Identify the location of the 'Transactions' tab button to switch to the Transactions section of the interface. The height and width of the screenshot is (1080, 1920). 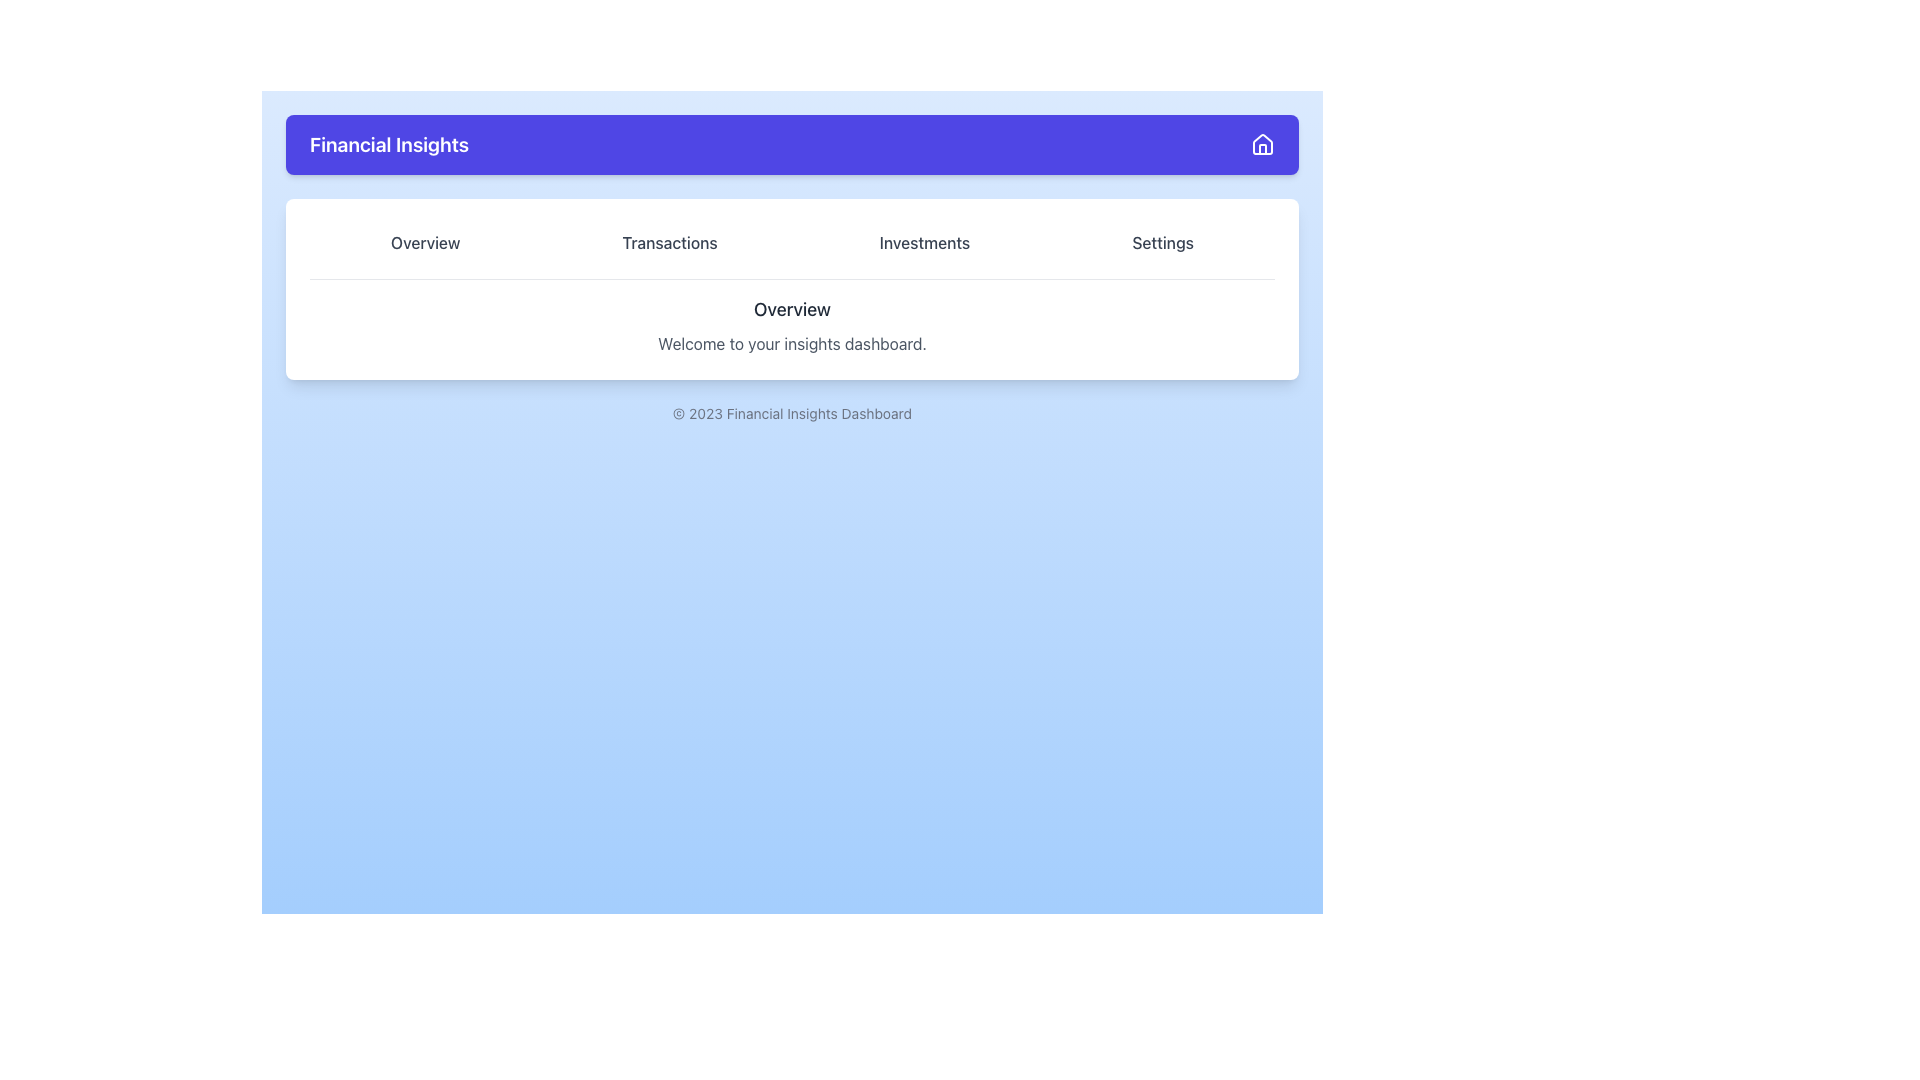
(670, 242).